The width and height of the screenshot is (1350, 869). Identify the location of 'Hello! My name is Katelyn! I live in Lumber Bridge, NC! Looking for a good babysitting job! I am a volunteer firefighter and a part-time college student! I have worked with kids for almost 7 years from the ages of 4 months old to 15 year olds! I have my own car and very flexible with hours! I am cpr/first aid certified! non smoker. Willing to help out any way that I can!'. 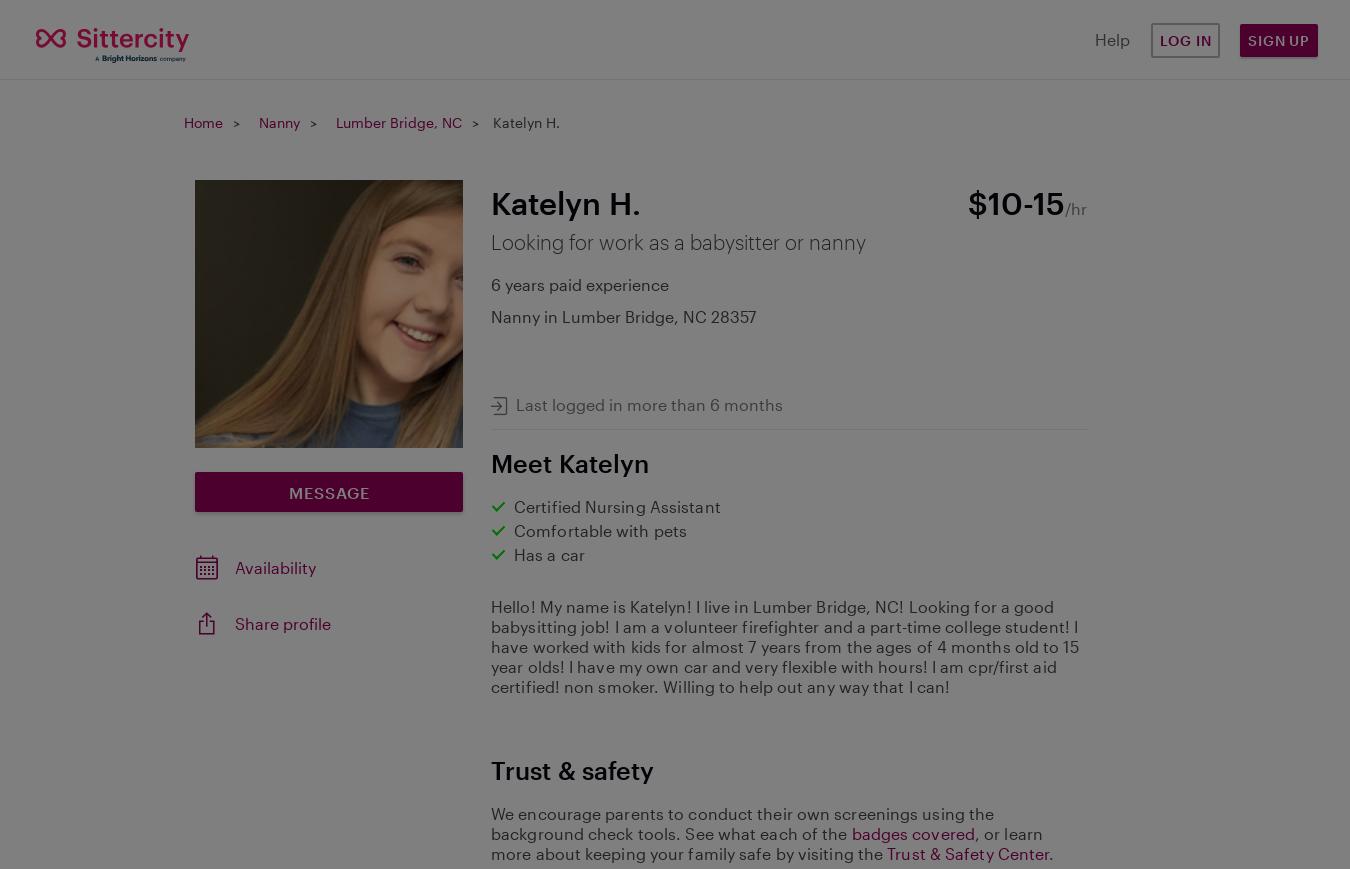
(783, 645).